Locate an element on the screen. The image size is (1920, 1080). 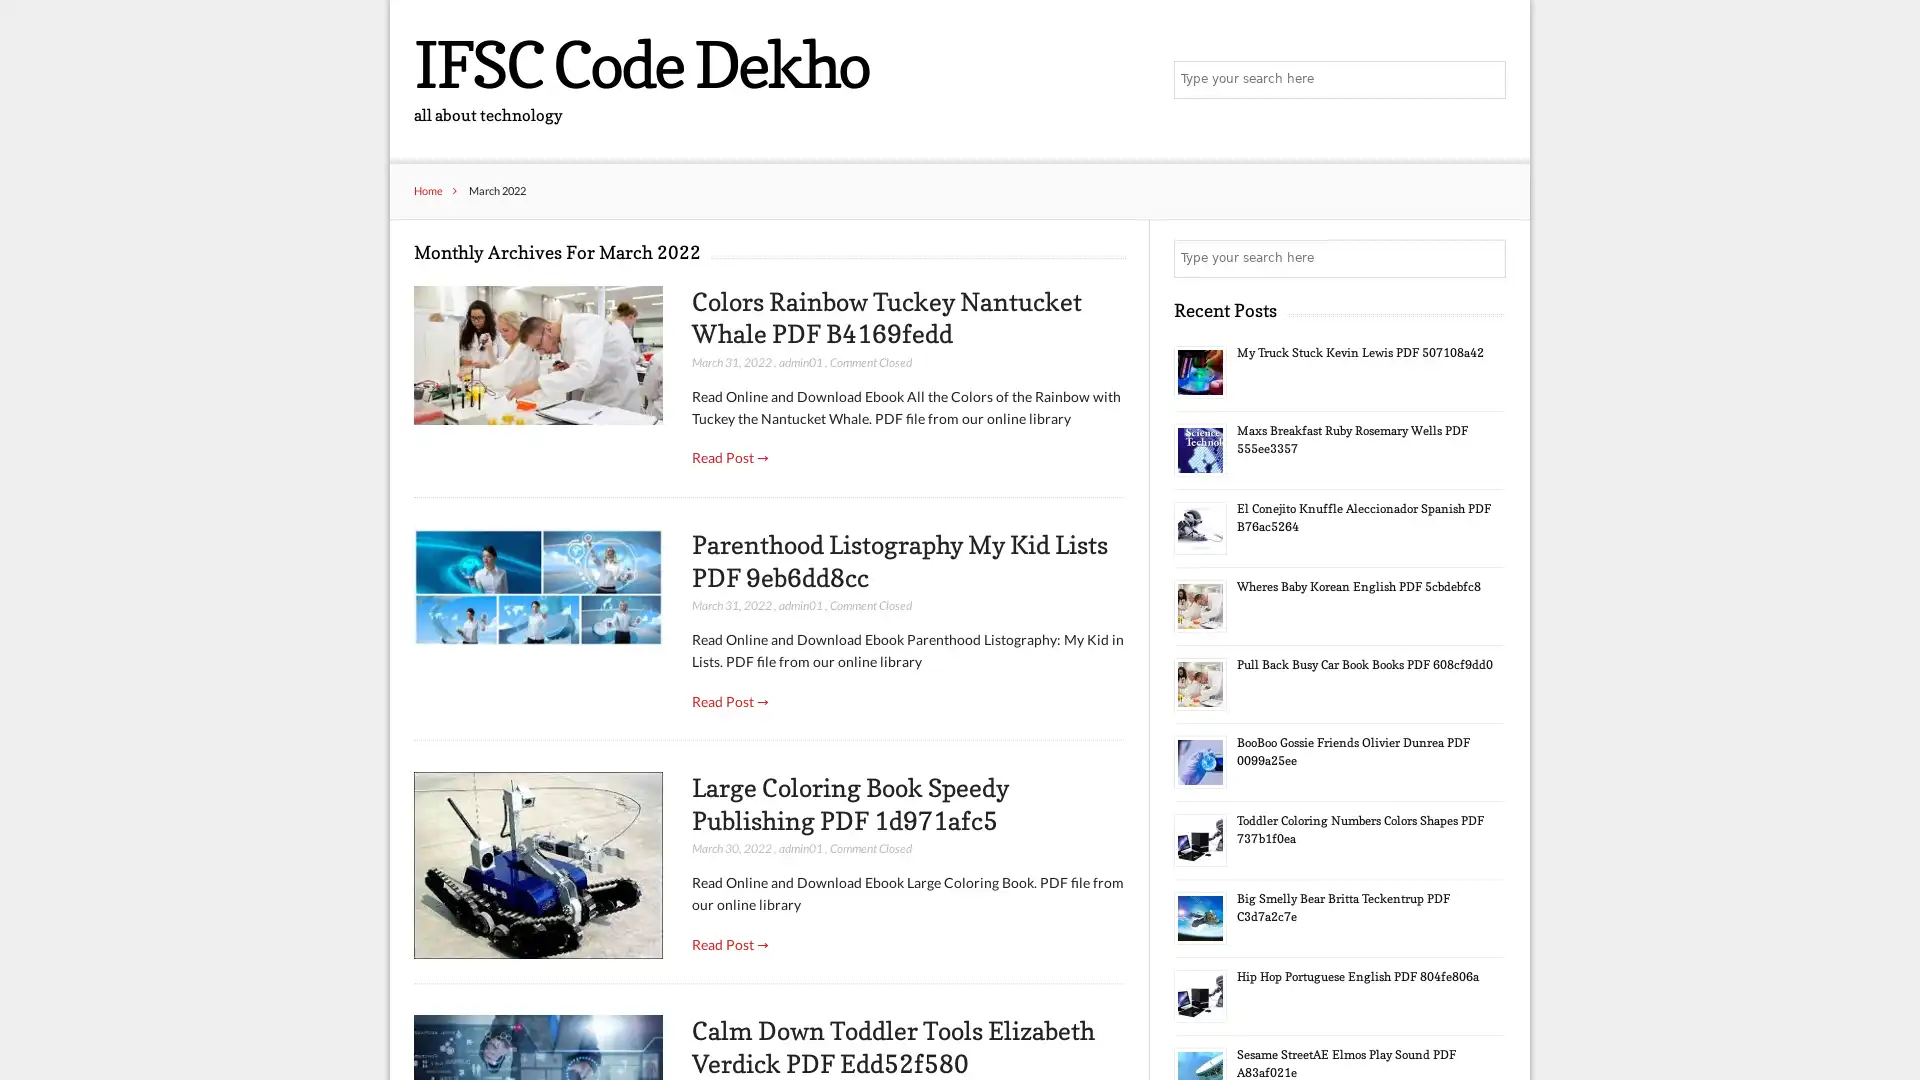
Search is located at coordinates (1485, 80).